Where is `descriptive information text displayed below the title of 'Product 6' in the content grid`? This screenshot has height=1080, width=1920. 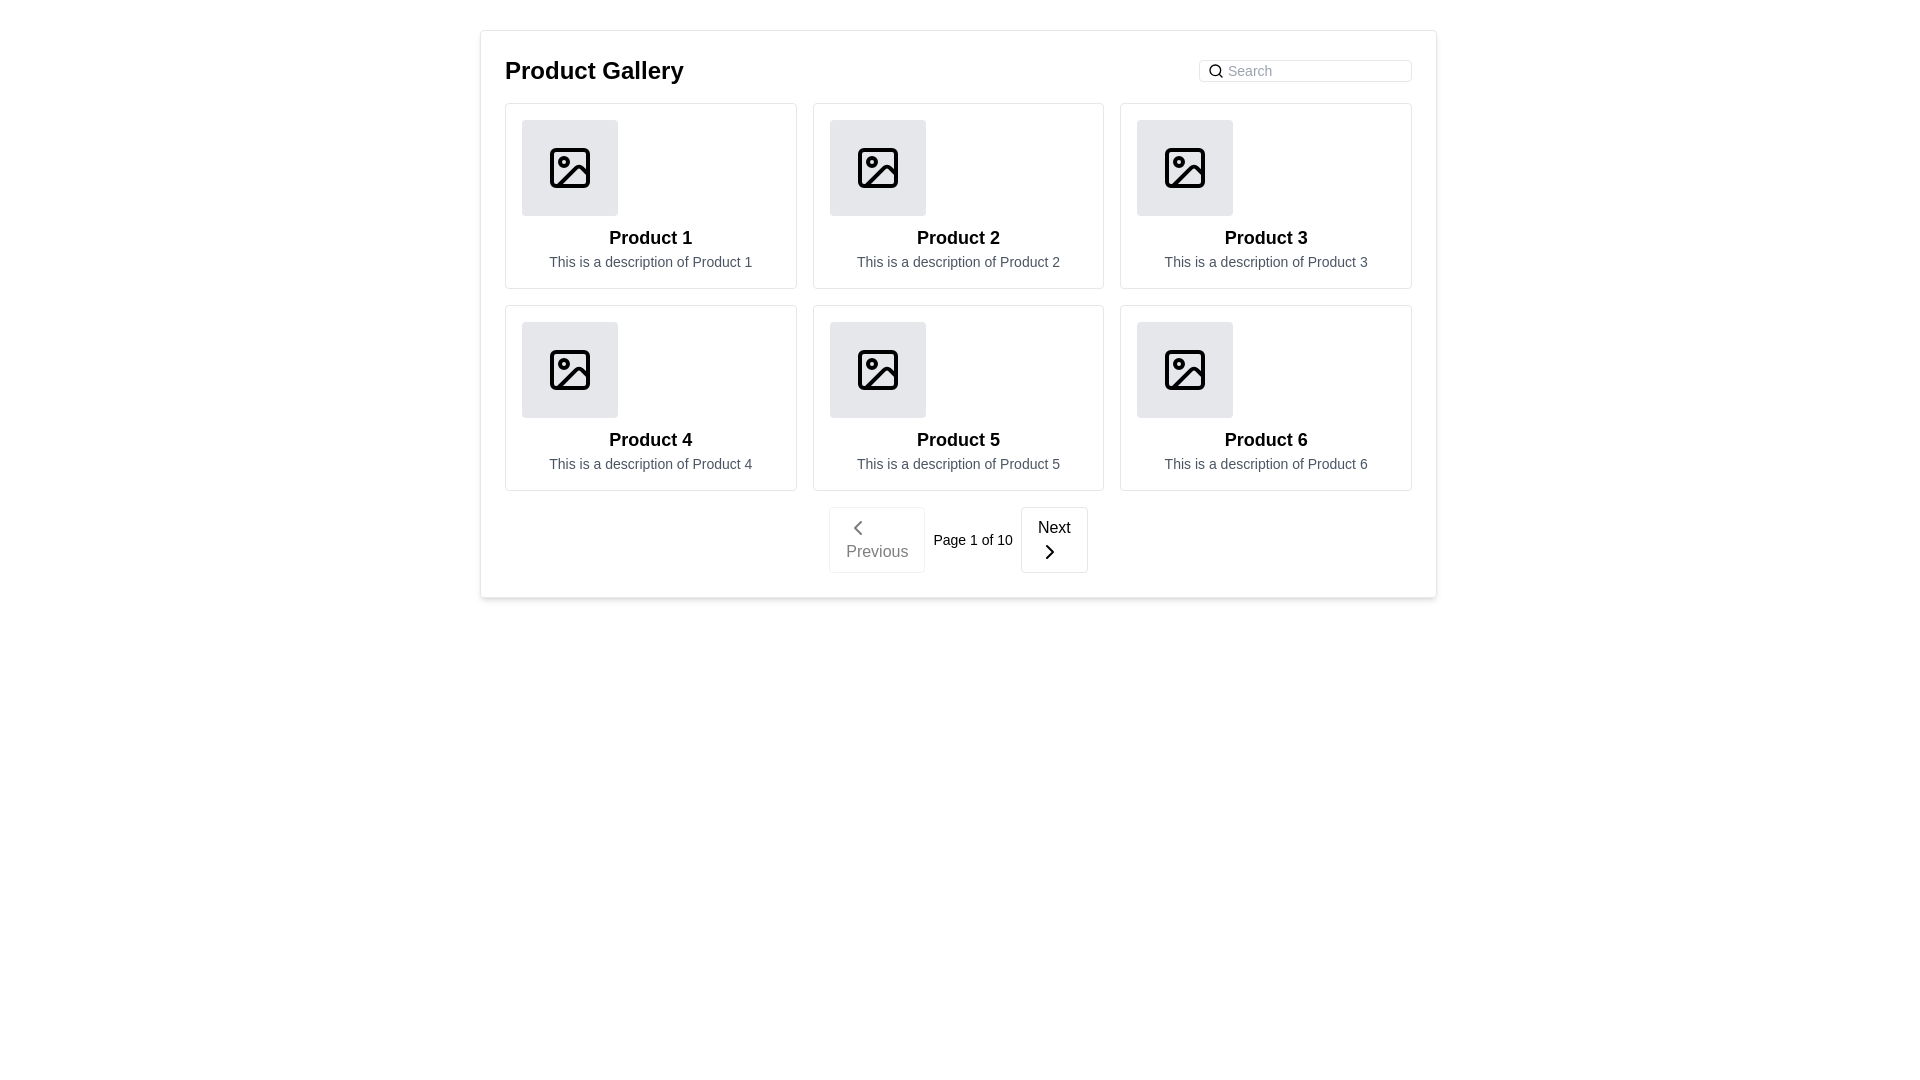
descriptive information text displayed below the title of 'Product 6' in the content grid is located at coordinates (1265, 463).